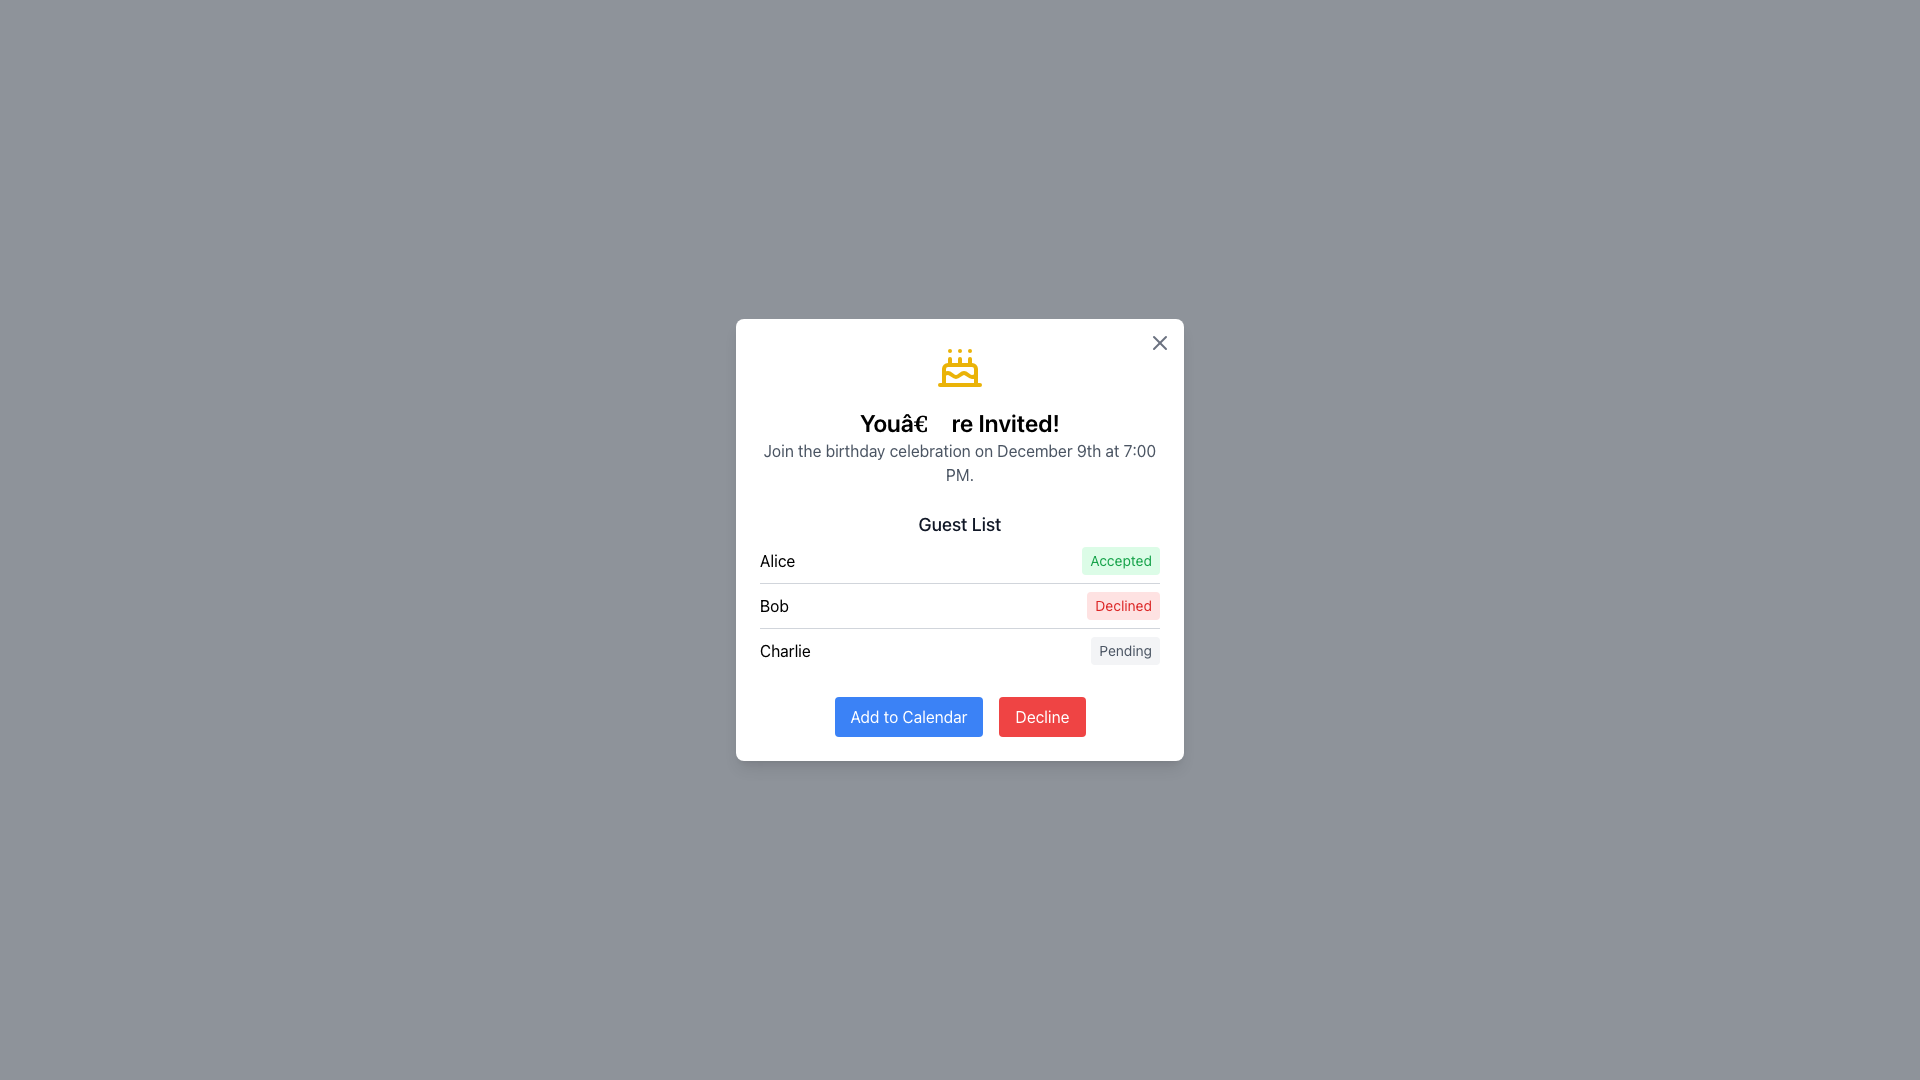 This screenshot has width=1920, height=1080. What do you see at coordinates (960, 366) in the screenshot?
I see `the birthday cake icon with three candles located at the top-center of the dialog box, above the title text 'You’re Invited!'` at bounding box center [960, 366].